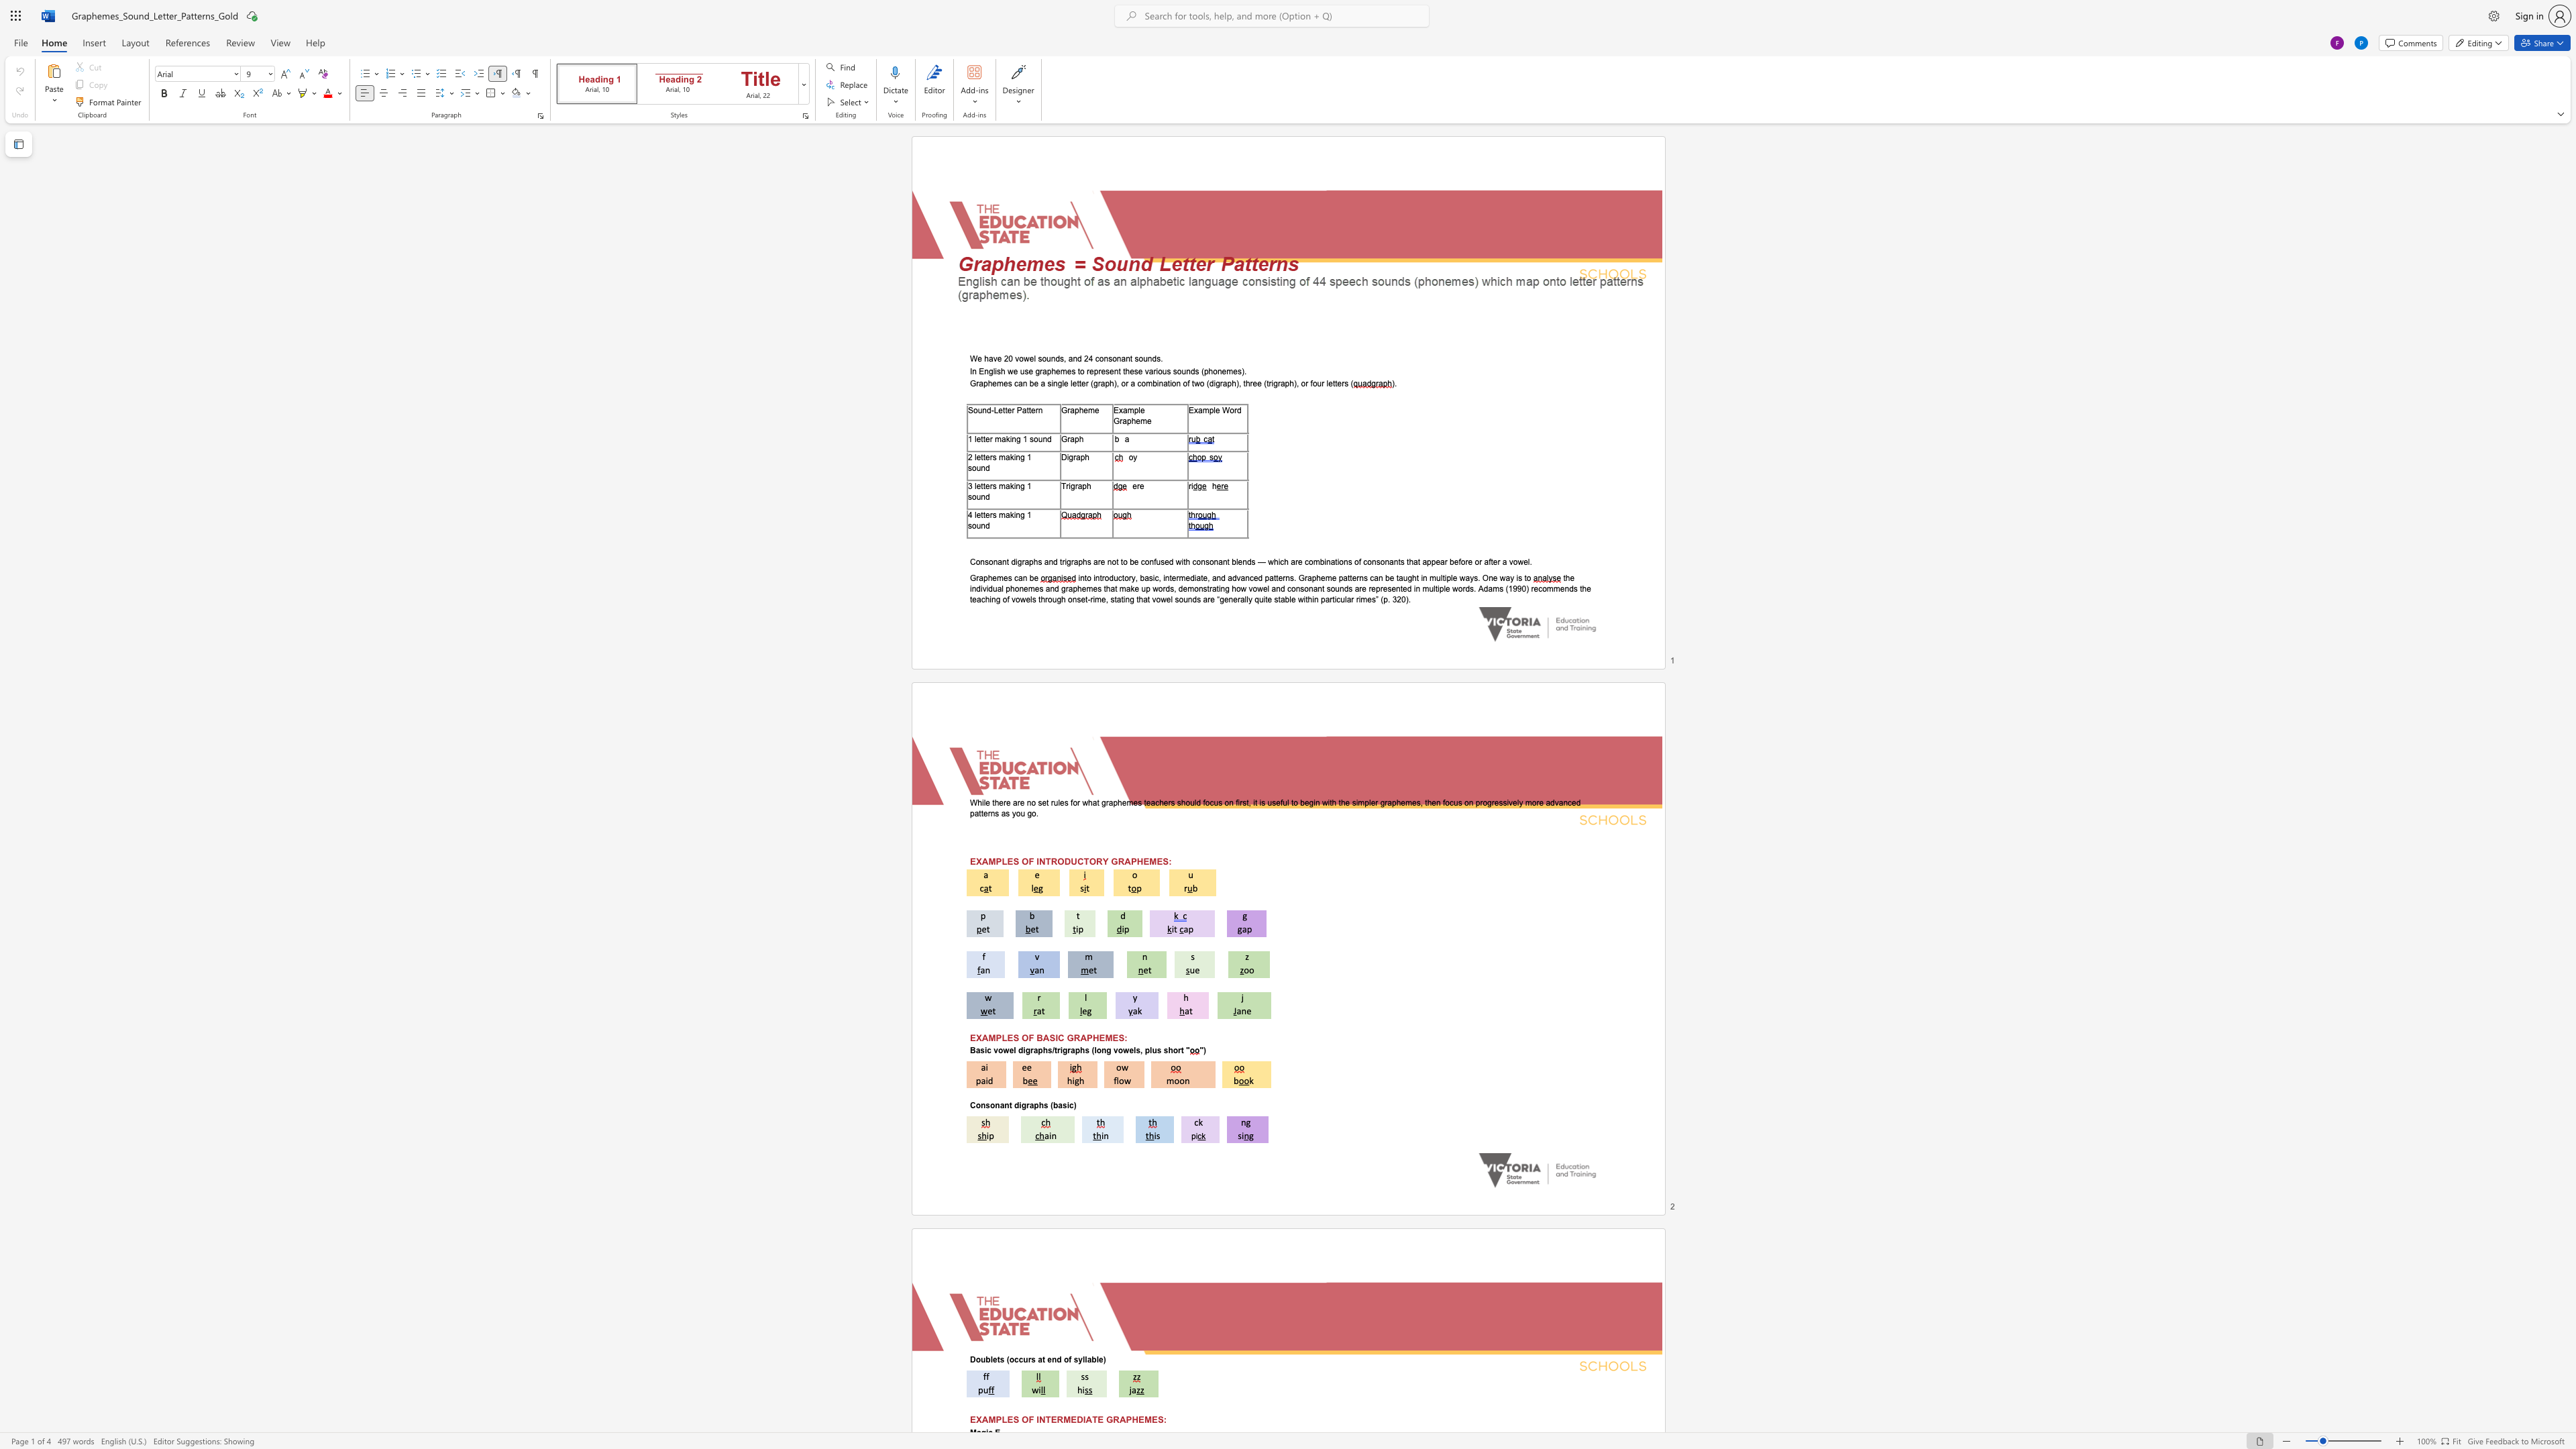  Describe the element at coordinates (1119, 1419) in the screenshot. I see `the subset text "APHE" within the text "EXAMPLES OF INTERMEDIATE GRAPHEMES:"` at that location.